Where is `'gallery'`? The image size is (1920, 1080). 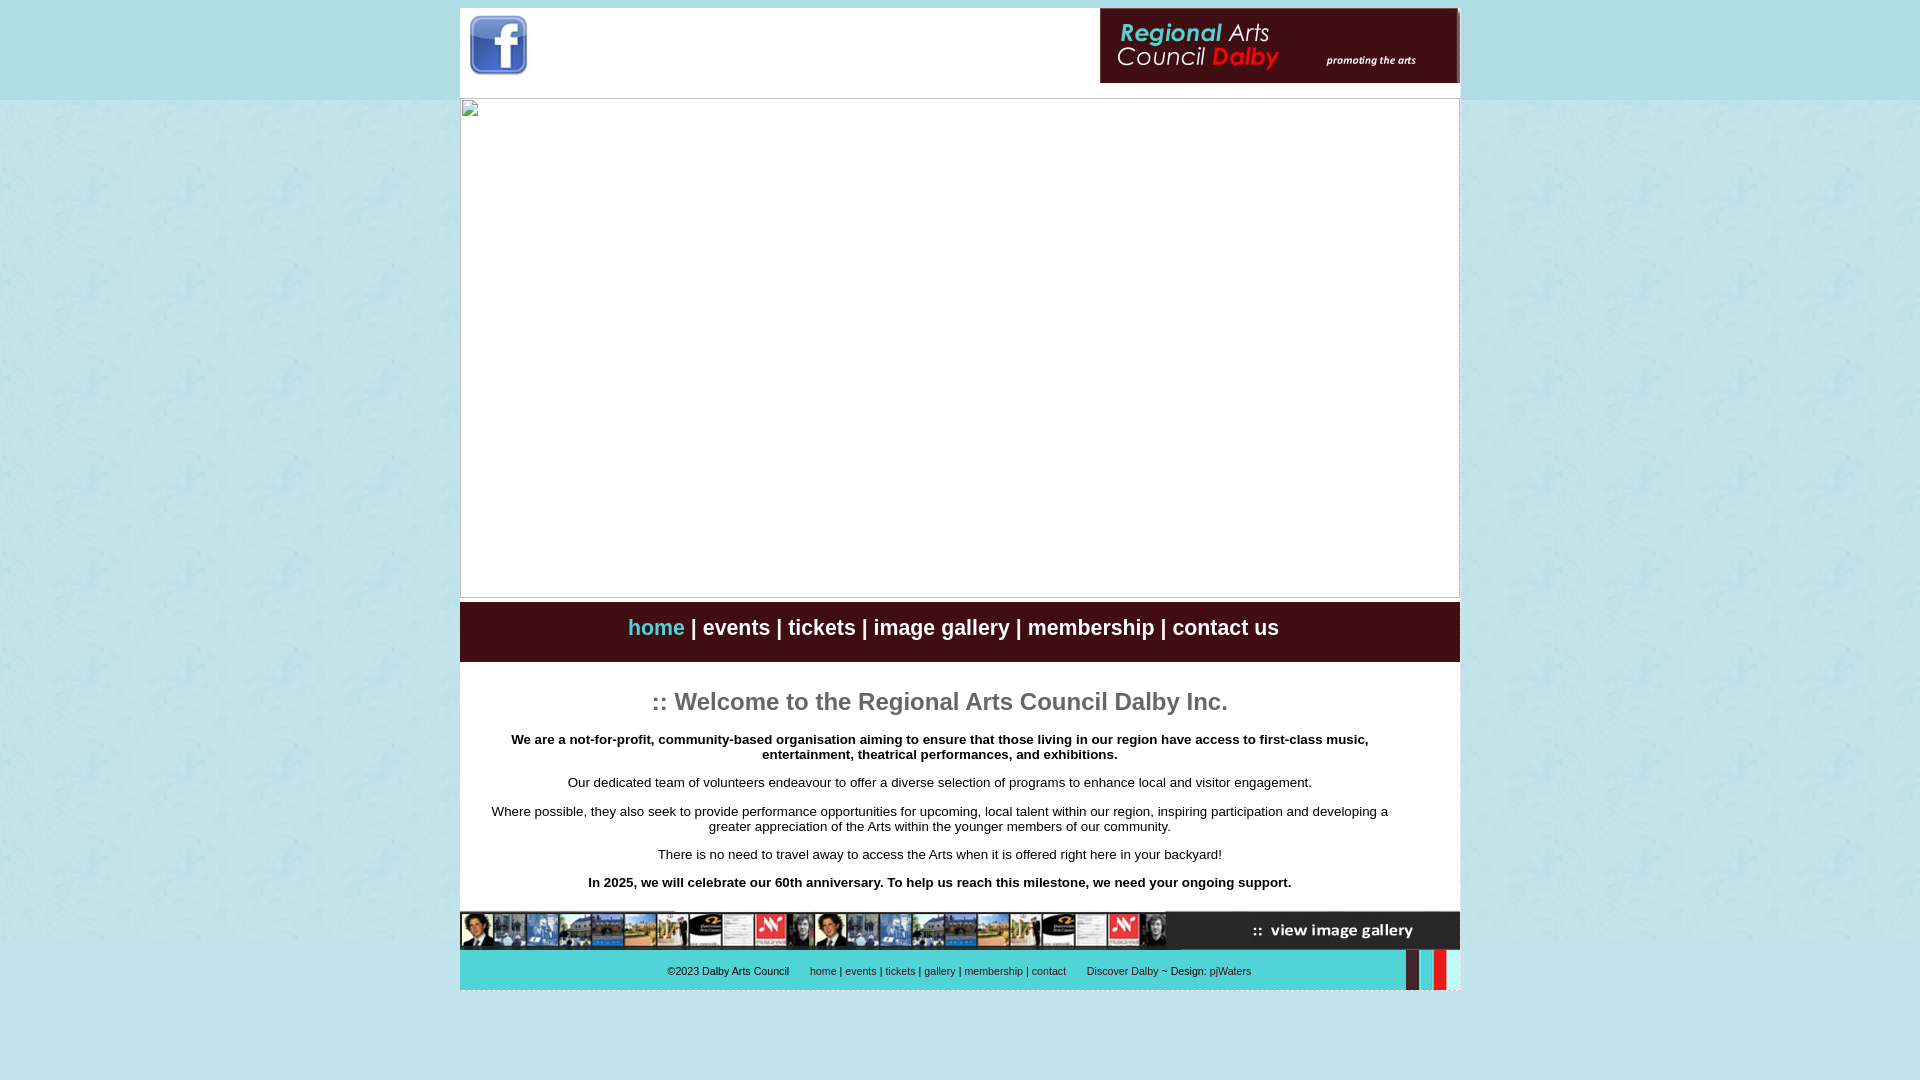
'gallery' is located at coordinates (923, 970).